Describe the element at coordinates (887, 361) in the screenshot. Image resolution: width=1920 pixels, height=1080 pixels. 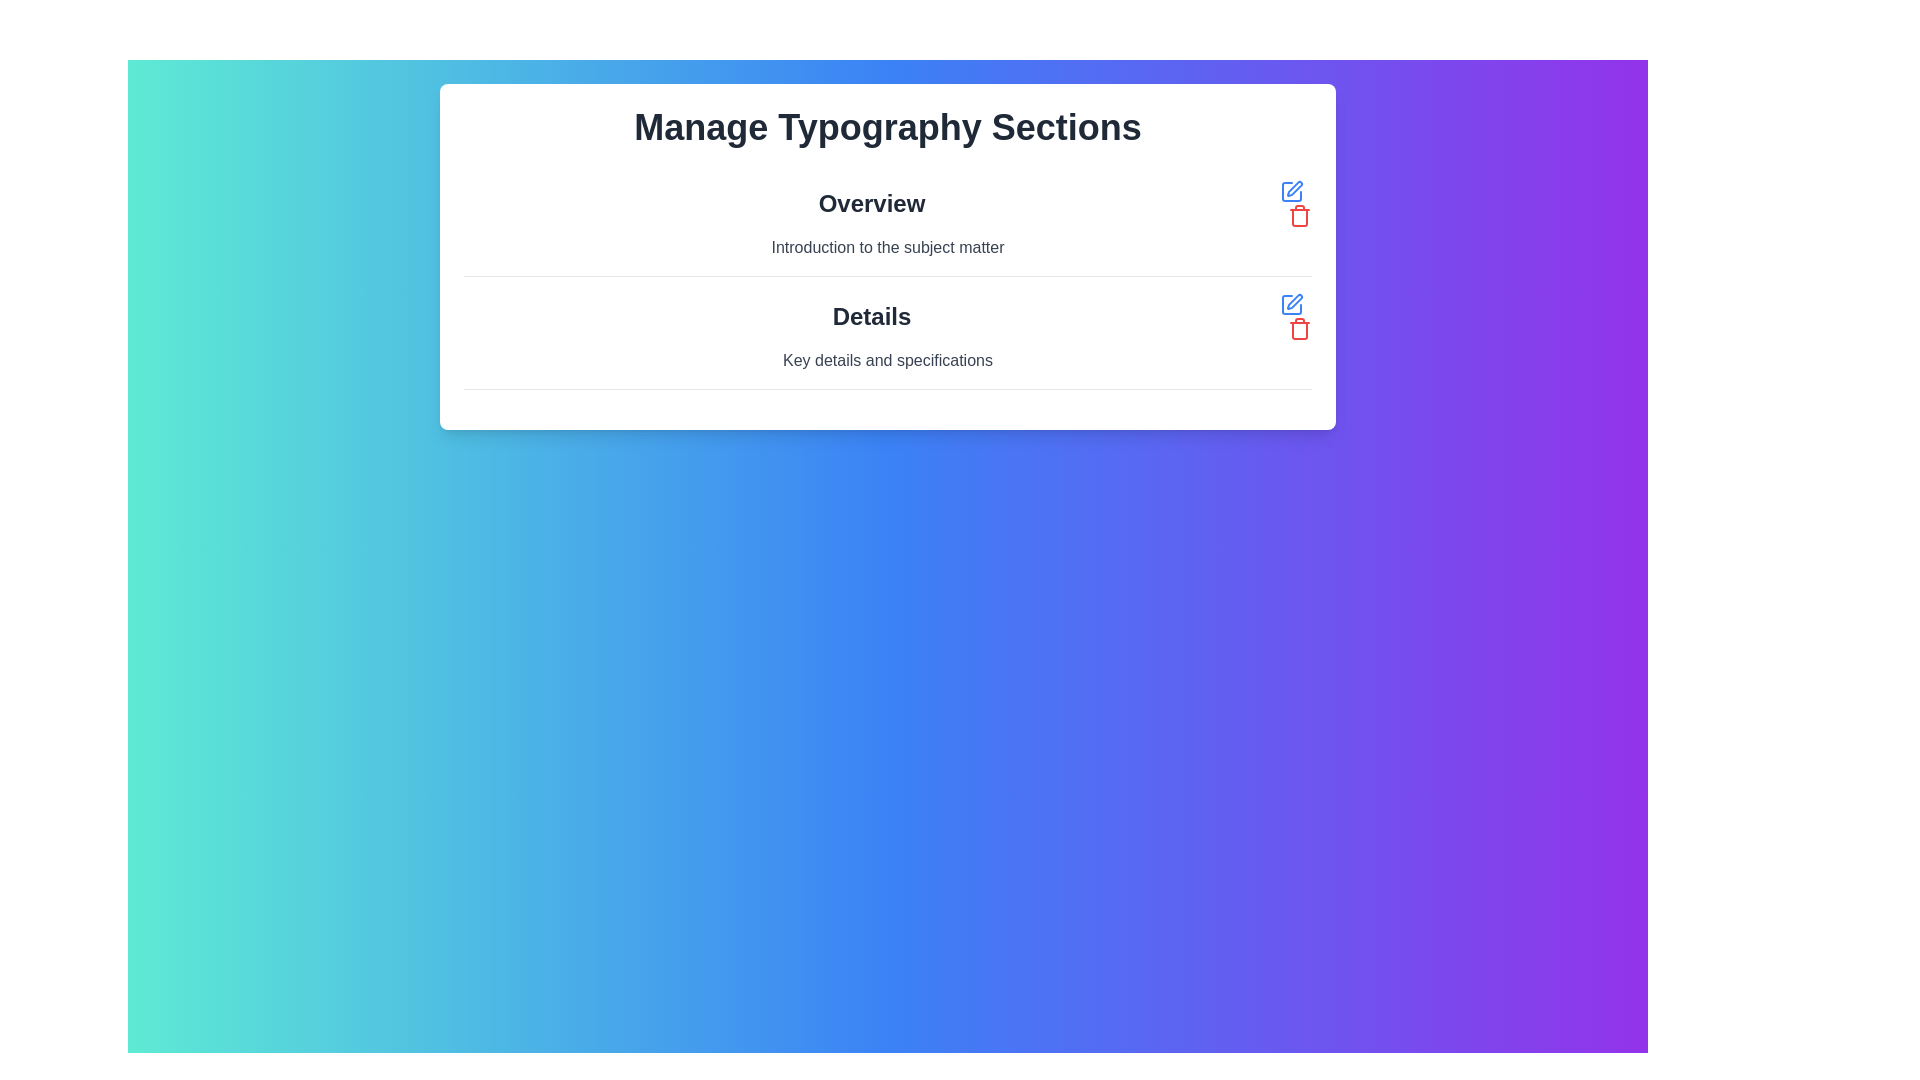
I see `the text label that provides additional information about the 'Details' section, which is the second item listed below the bold 'Details' heading` at that location.